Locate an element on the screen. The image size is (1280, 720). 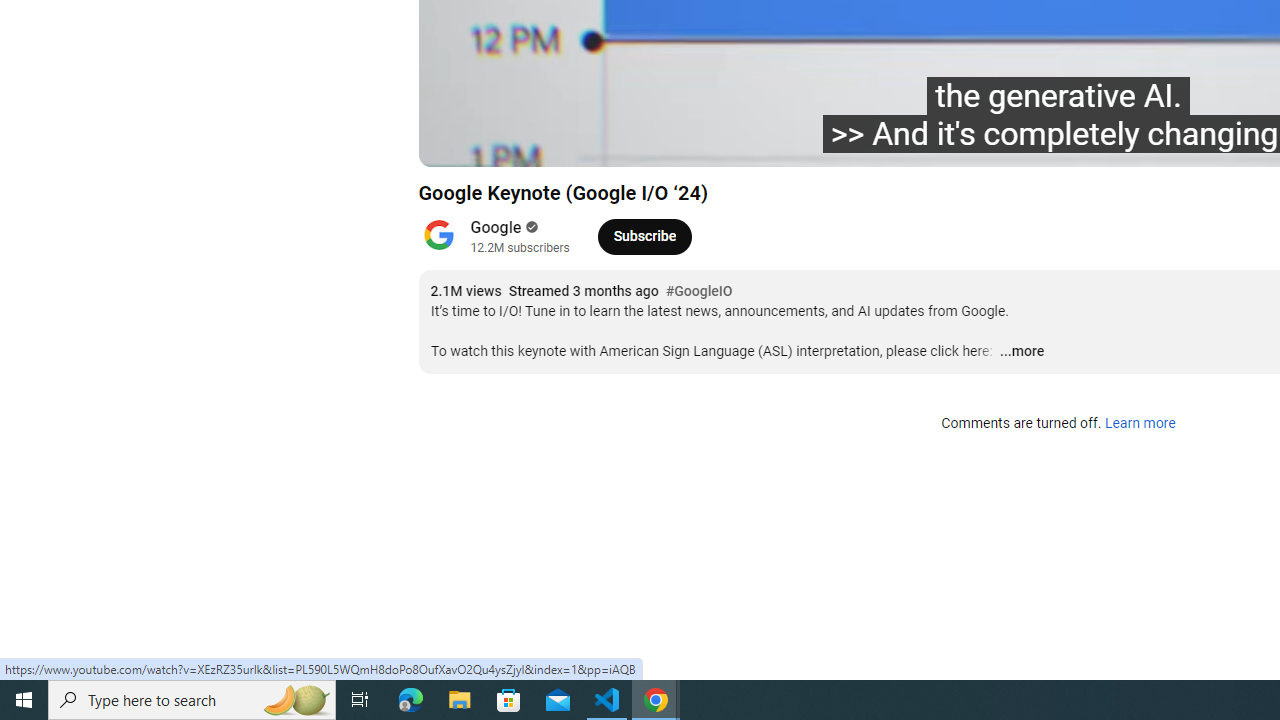
'...more' is located at coordinates (1021, 351).